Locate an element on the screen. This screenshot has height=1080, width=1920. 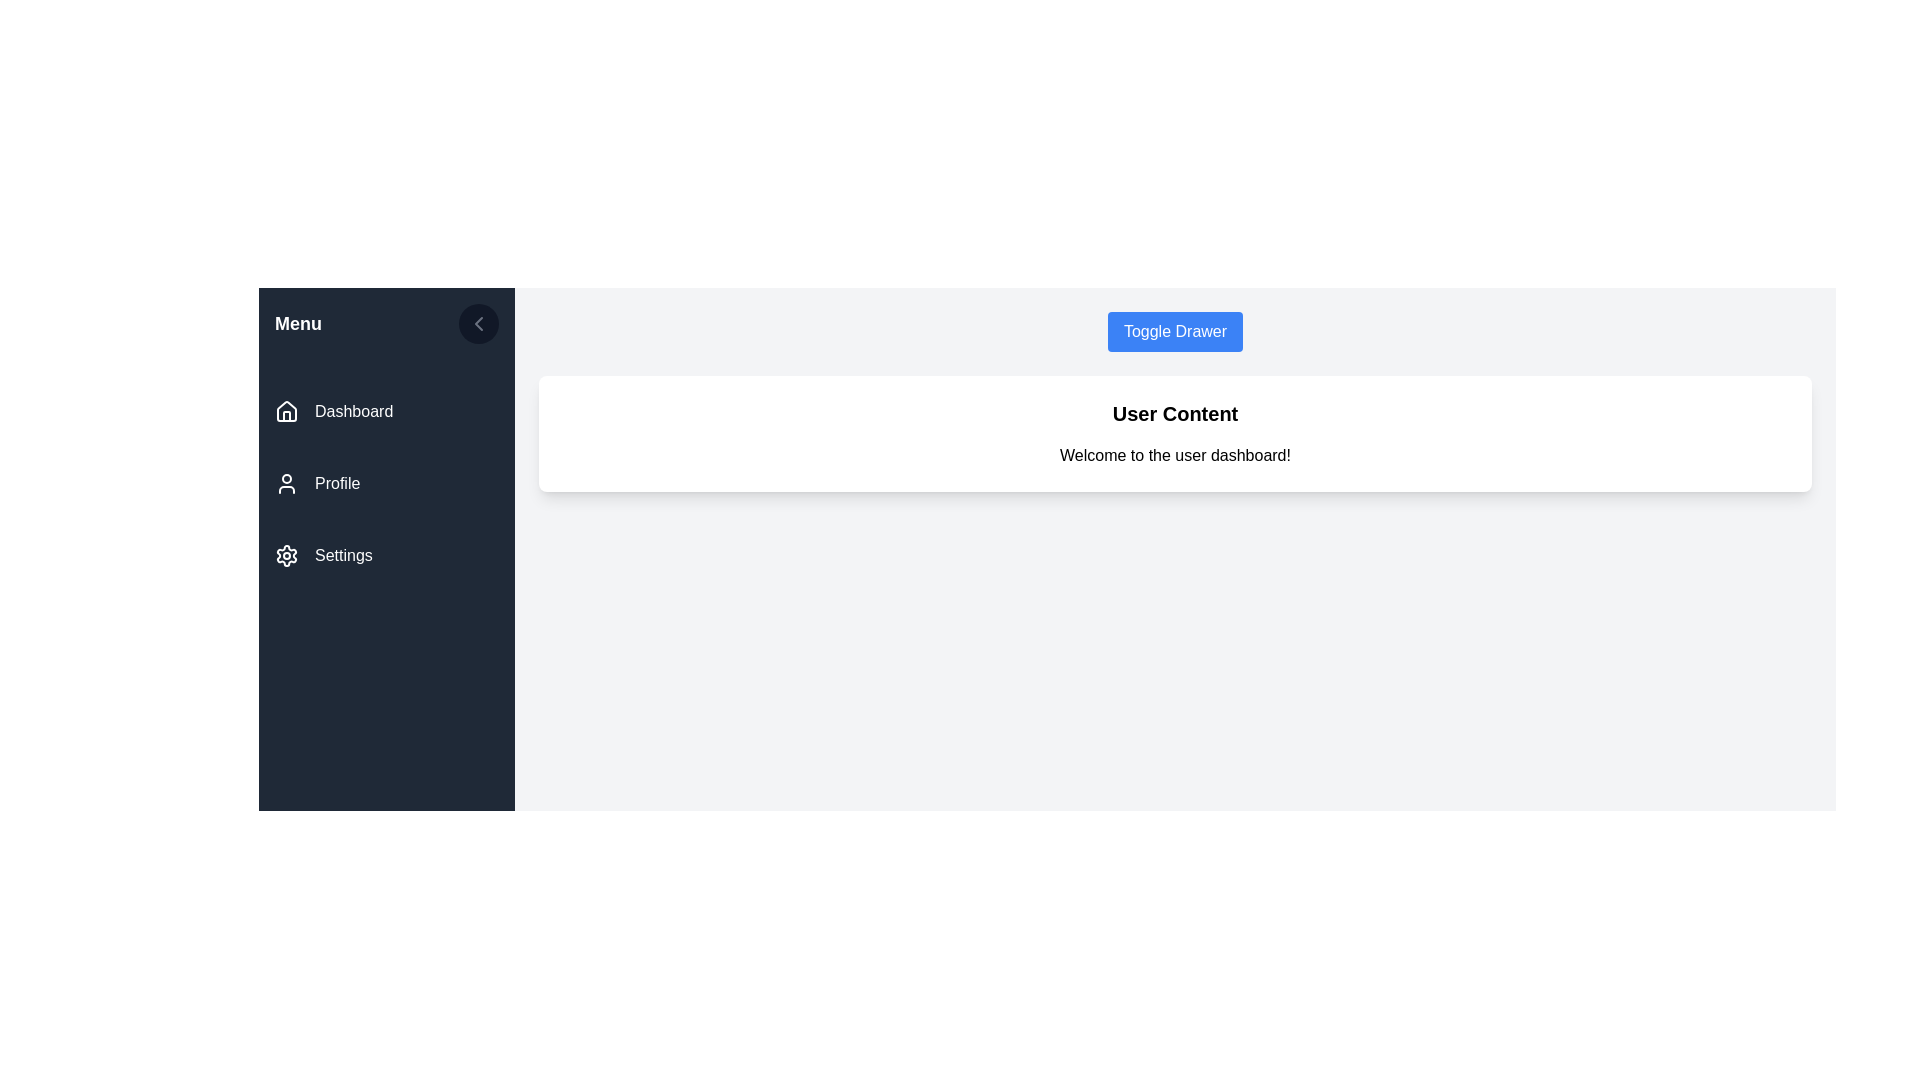
the blue 'Toggle Drawer' button with rounded corners located at the top-right section of the main content area is located at coordinates (1175, 330).